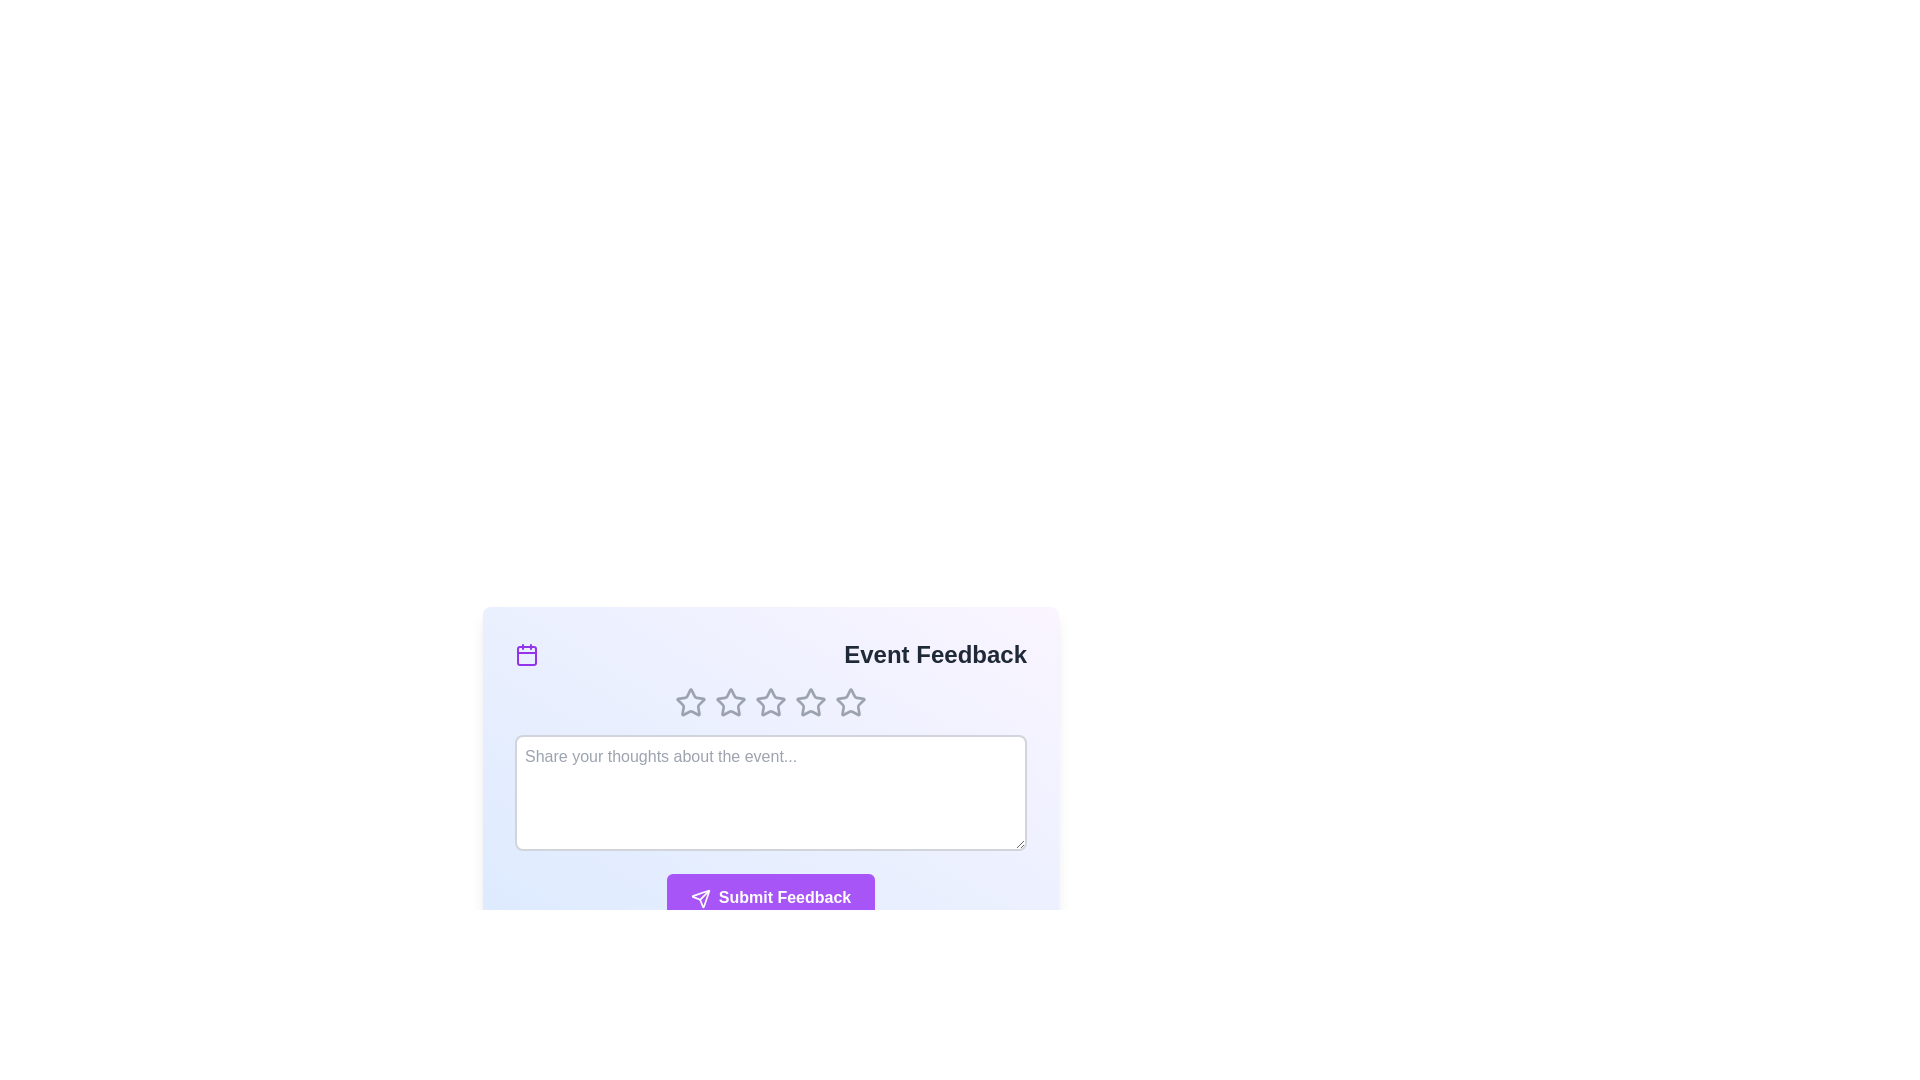  What do you see at coordinates (691, 701) in the screenshot?
I see `the first gray star icon in the rating section` at bounding box center [691, 701].